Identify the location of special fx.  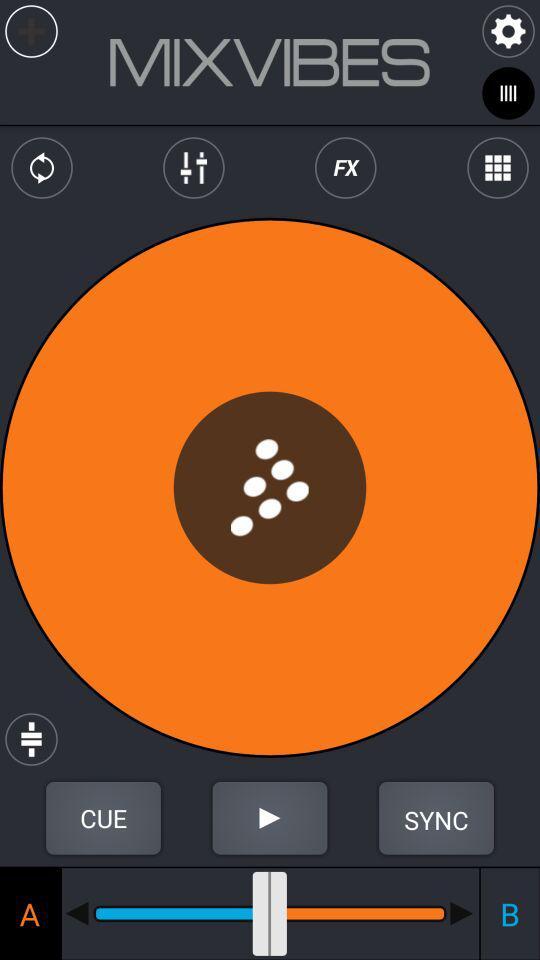
(344, 167).